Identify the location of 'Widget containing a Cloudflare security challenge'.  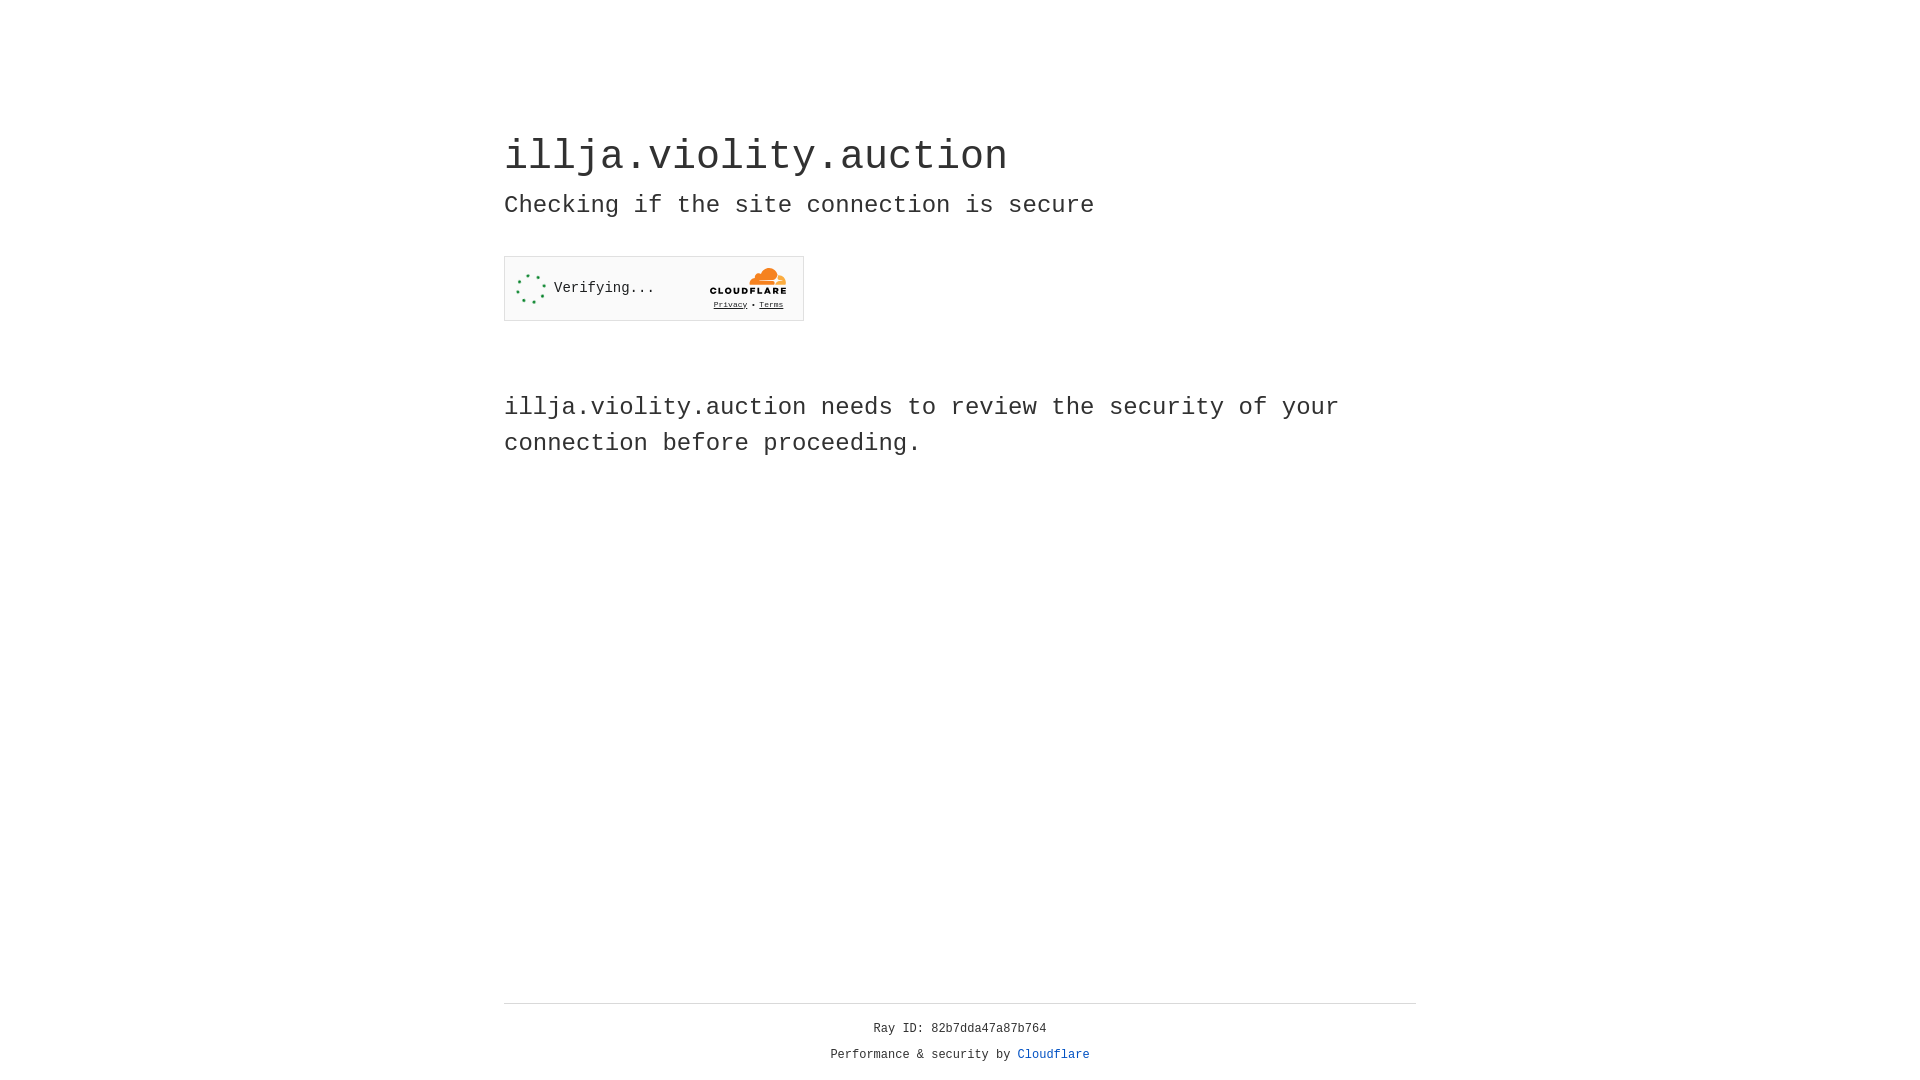
(653, 288).